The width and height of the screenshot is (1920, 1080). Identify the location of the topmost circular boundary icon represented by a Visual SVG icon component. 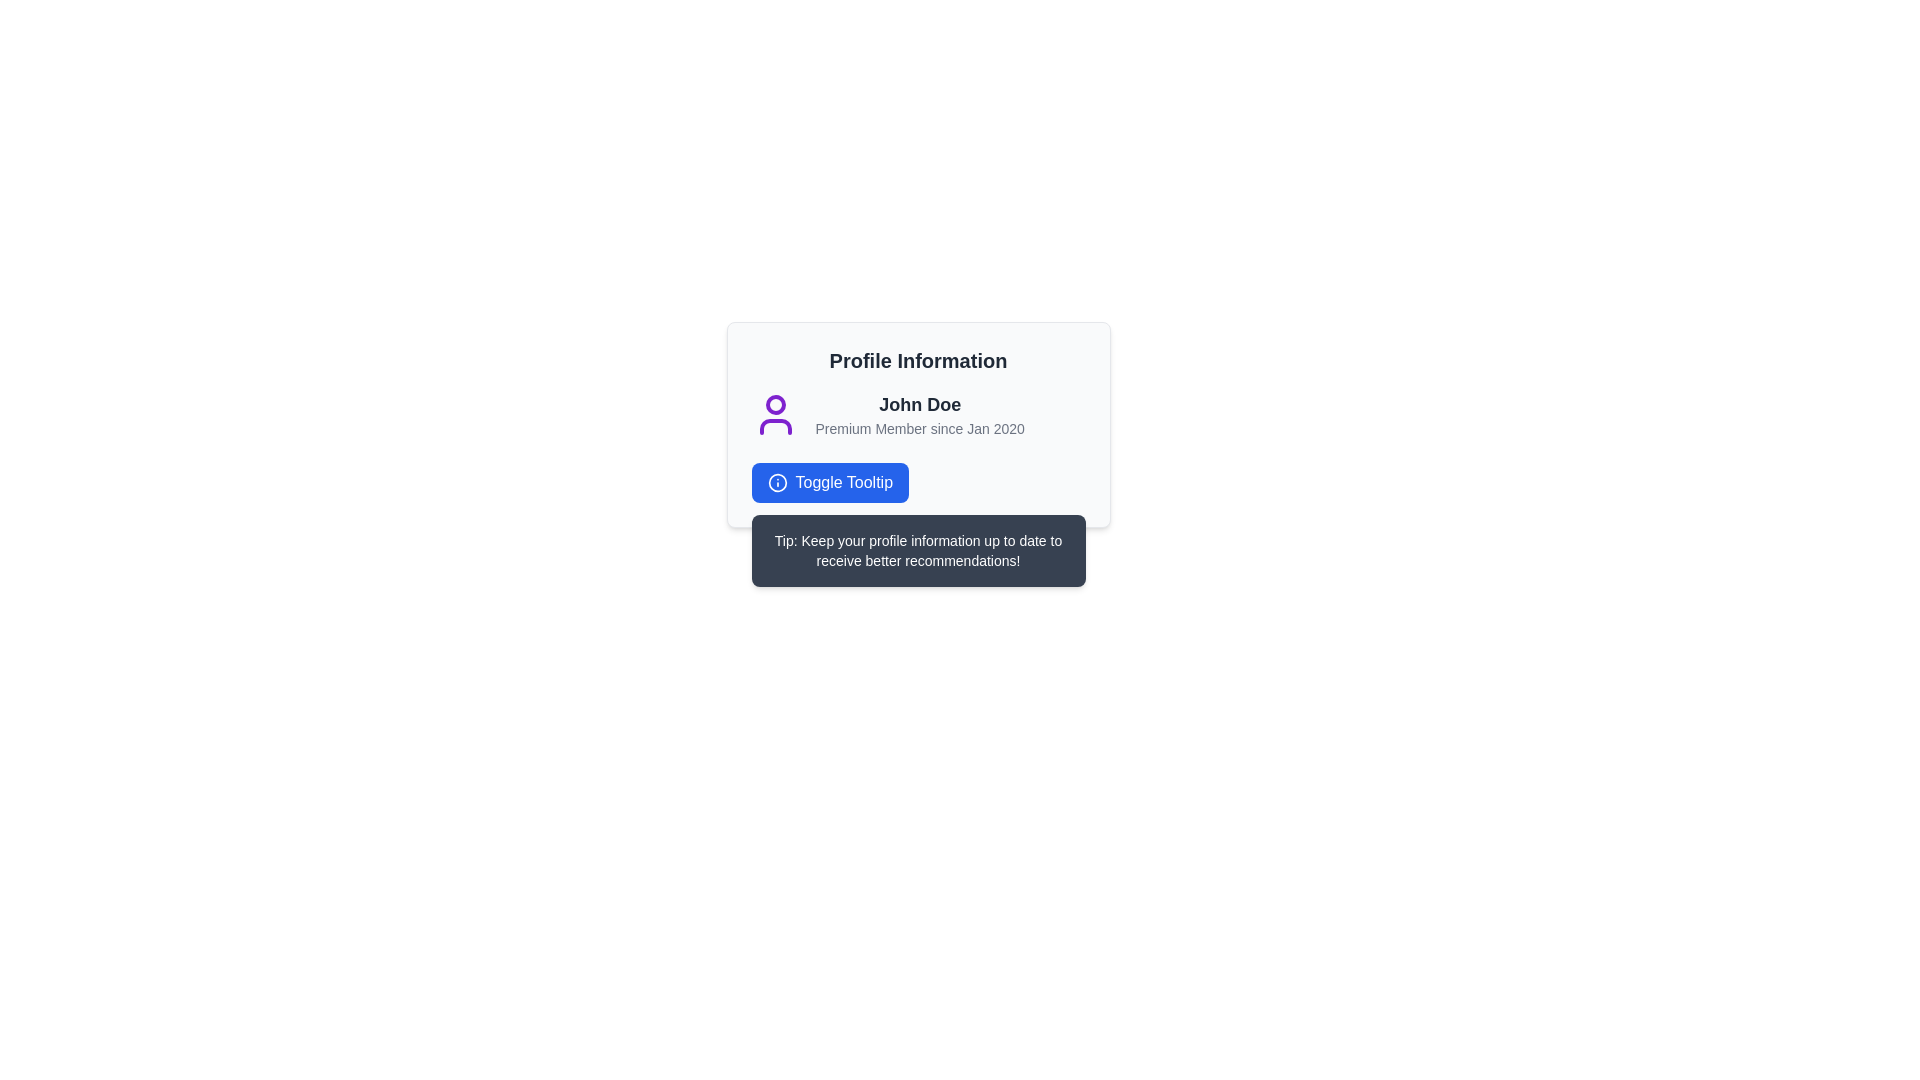
(776, 482).